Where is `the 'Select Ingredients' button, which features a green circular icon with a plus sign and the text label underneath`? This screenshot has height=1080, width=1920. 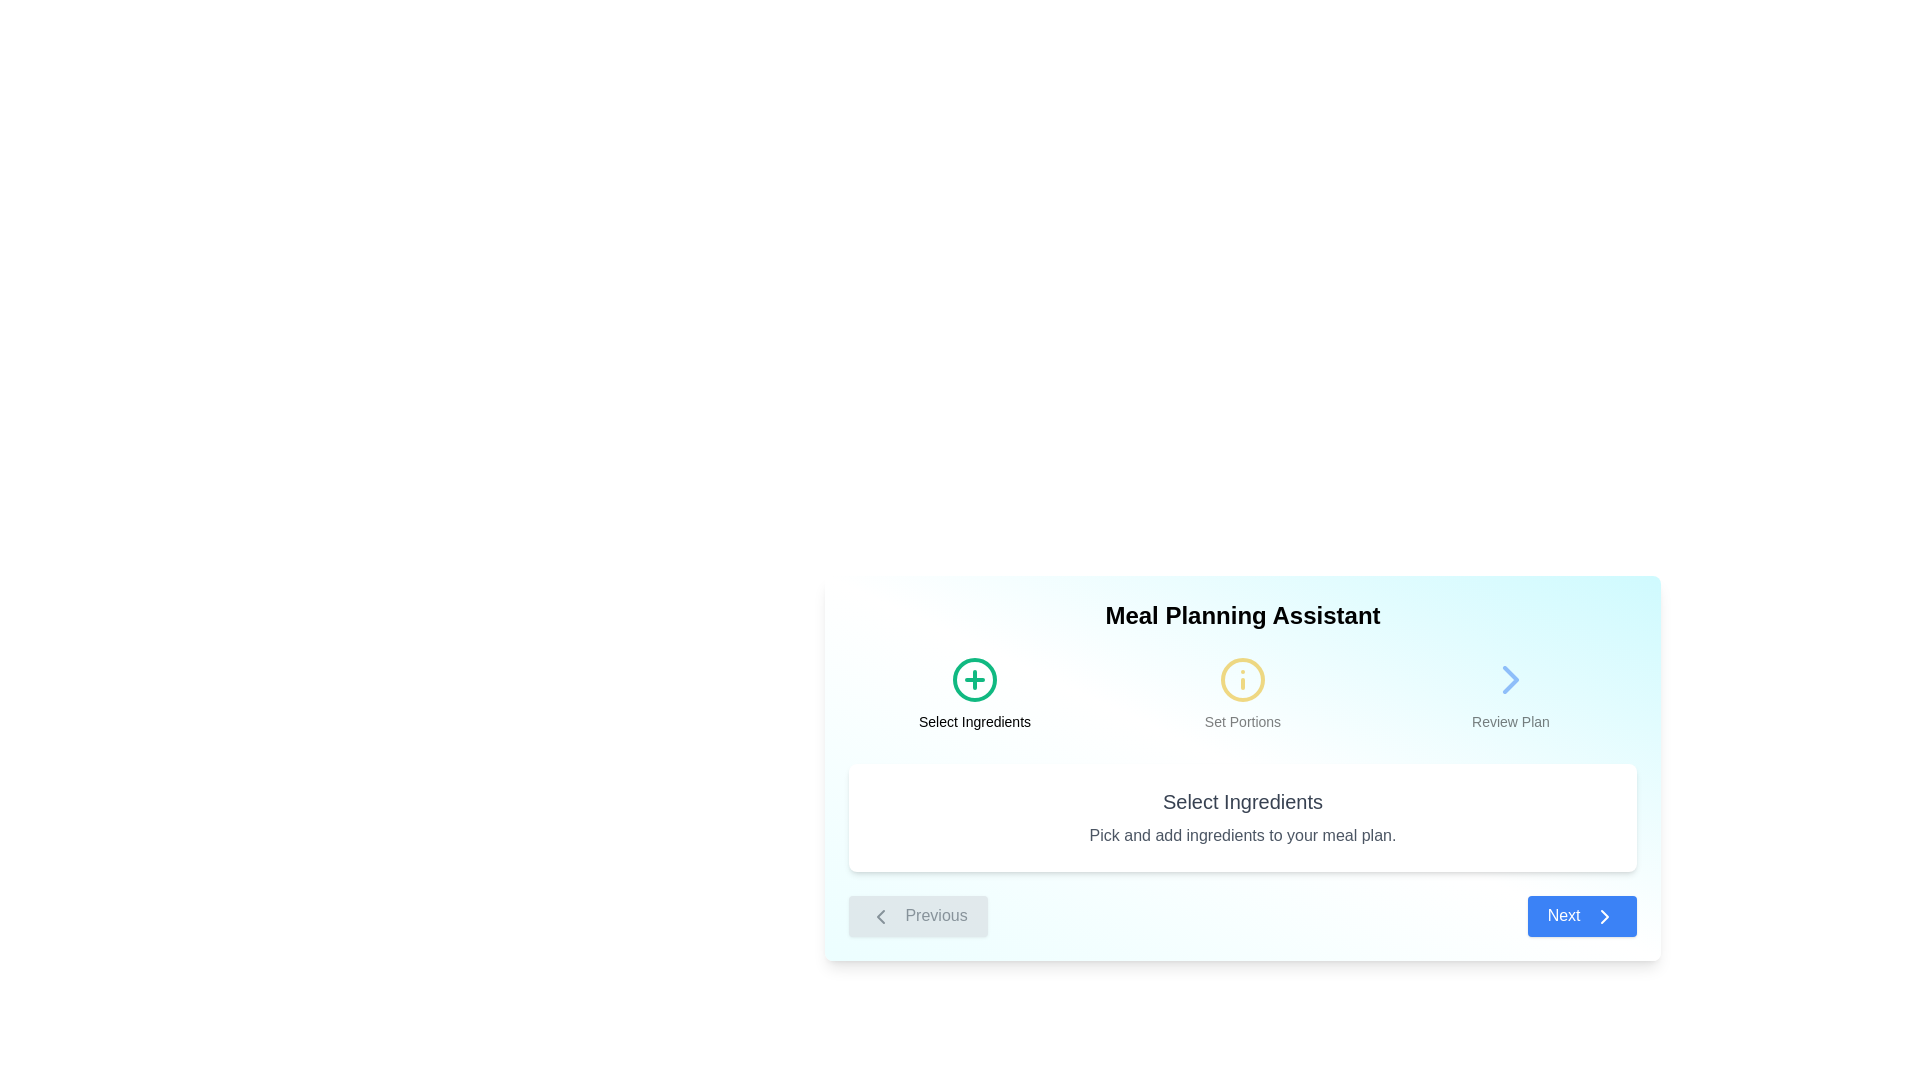
the 'Select Ingredients' button, which features a green circular icon with a plus sign and the text label underneath is located at coordinates (974, 693).